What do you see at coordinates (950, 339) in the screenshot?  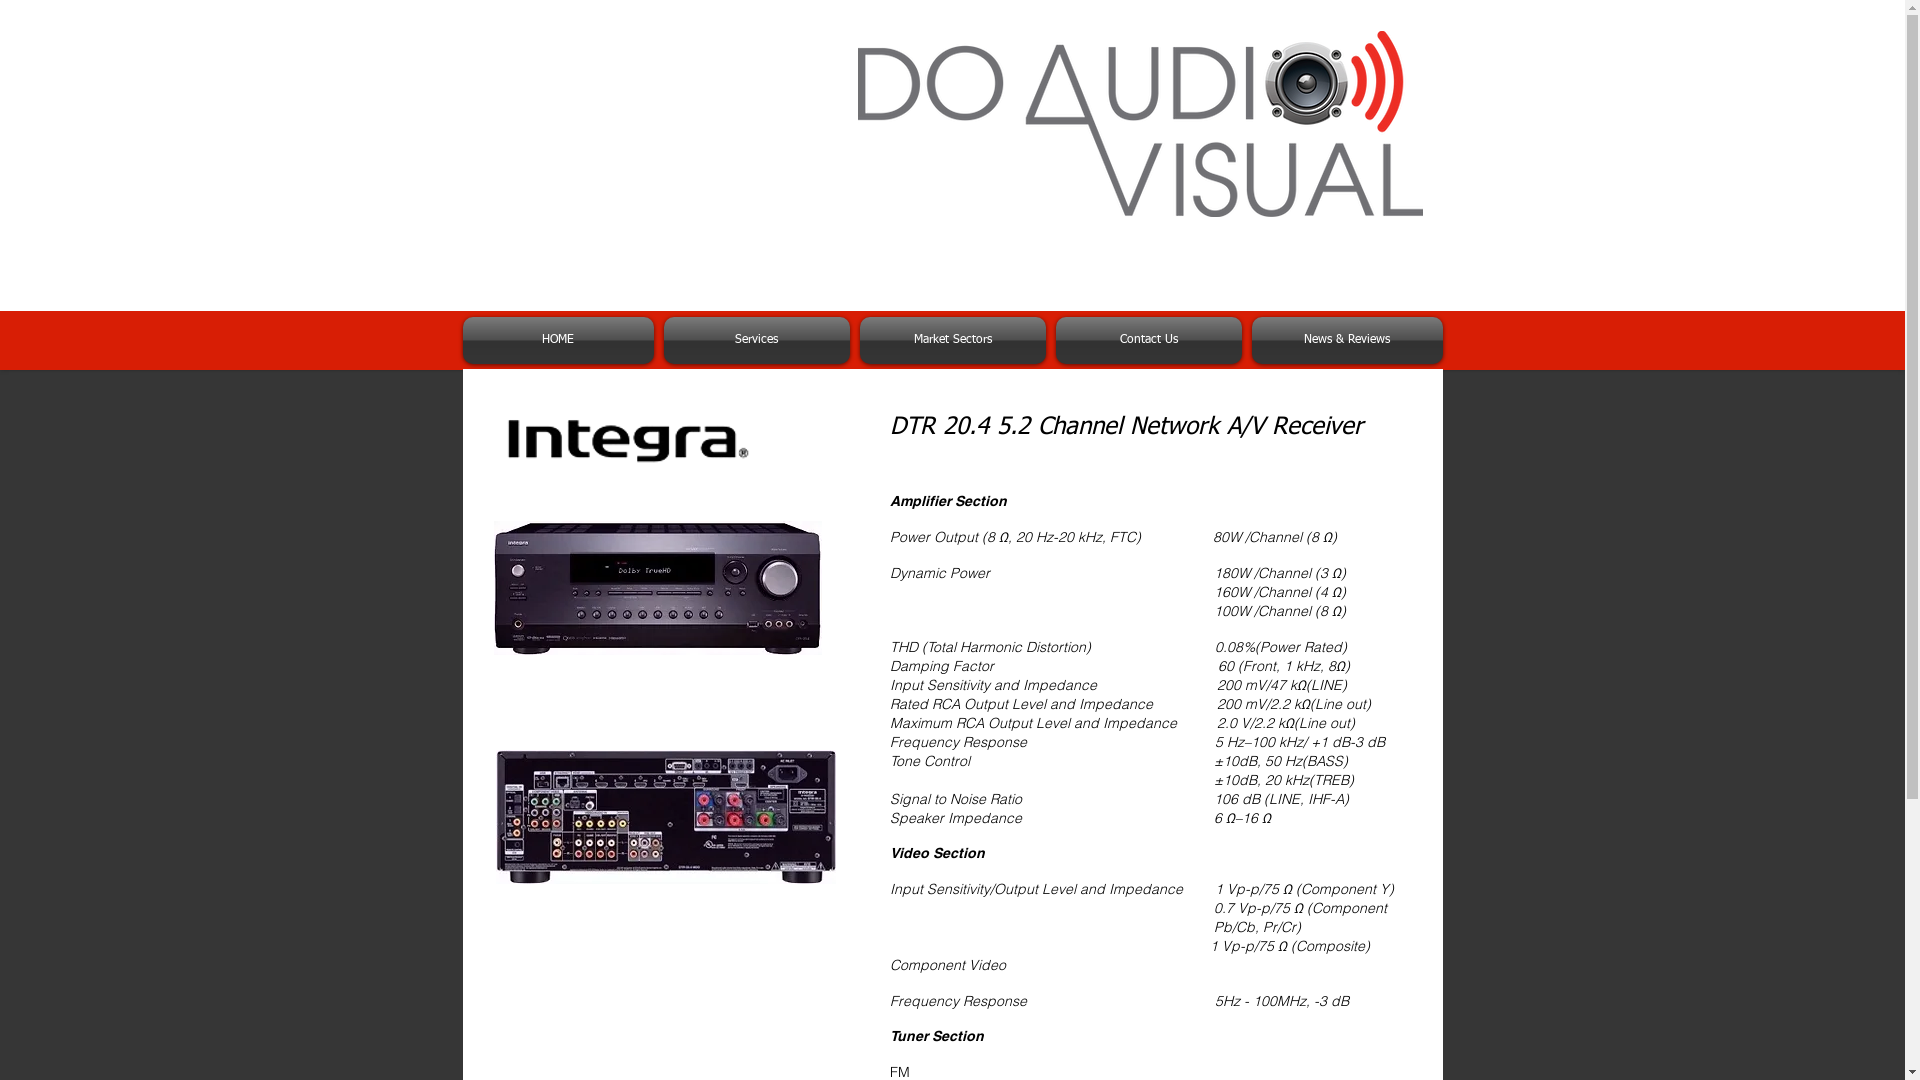 I see `'Market Sectors'` at bounding box center [950, 339].